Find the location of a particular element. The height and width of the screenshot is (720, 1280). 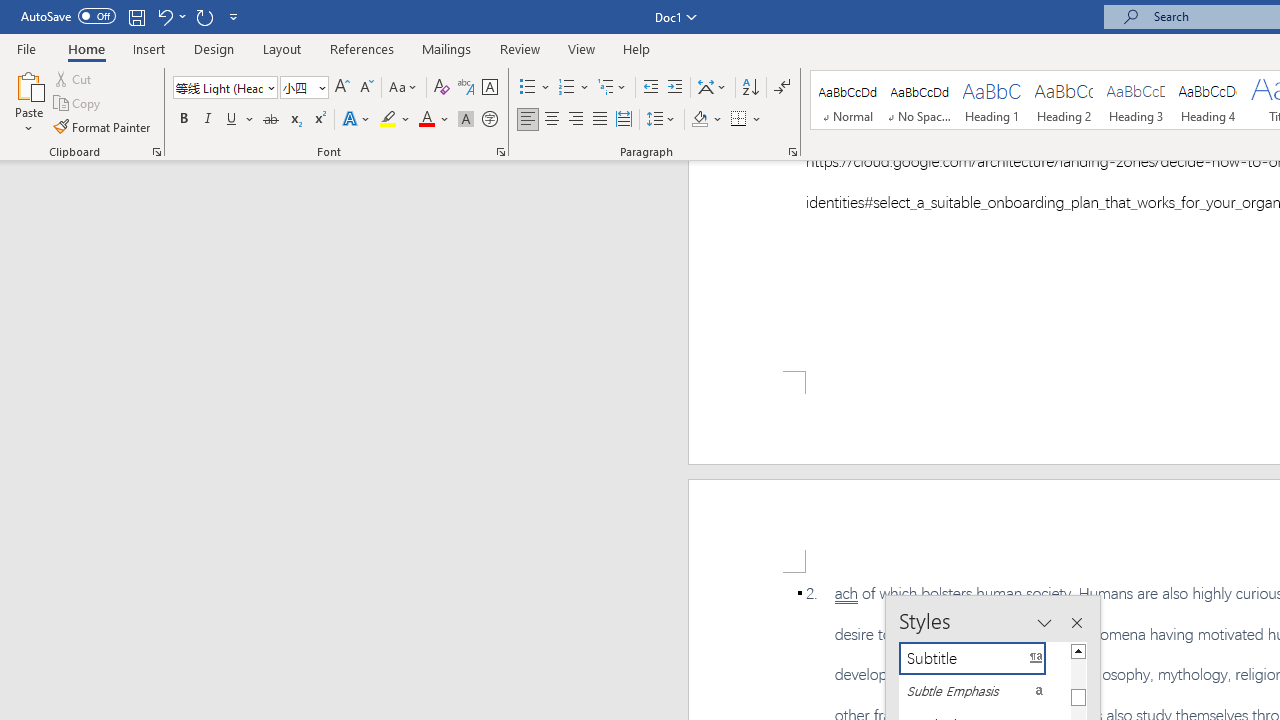

'Bullets' is located at coordinates (528, 86).